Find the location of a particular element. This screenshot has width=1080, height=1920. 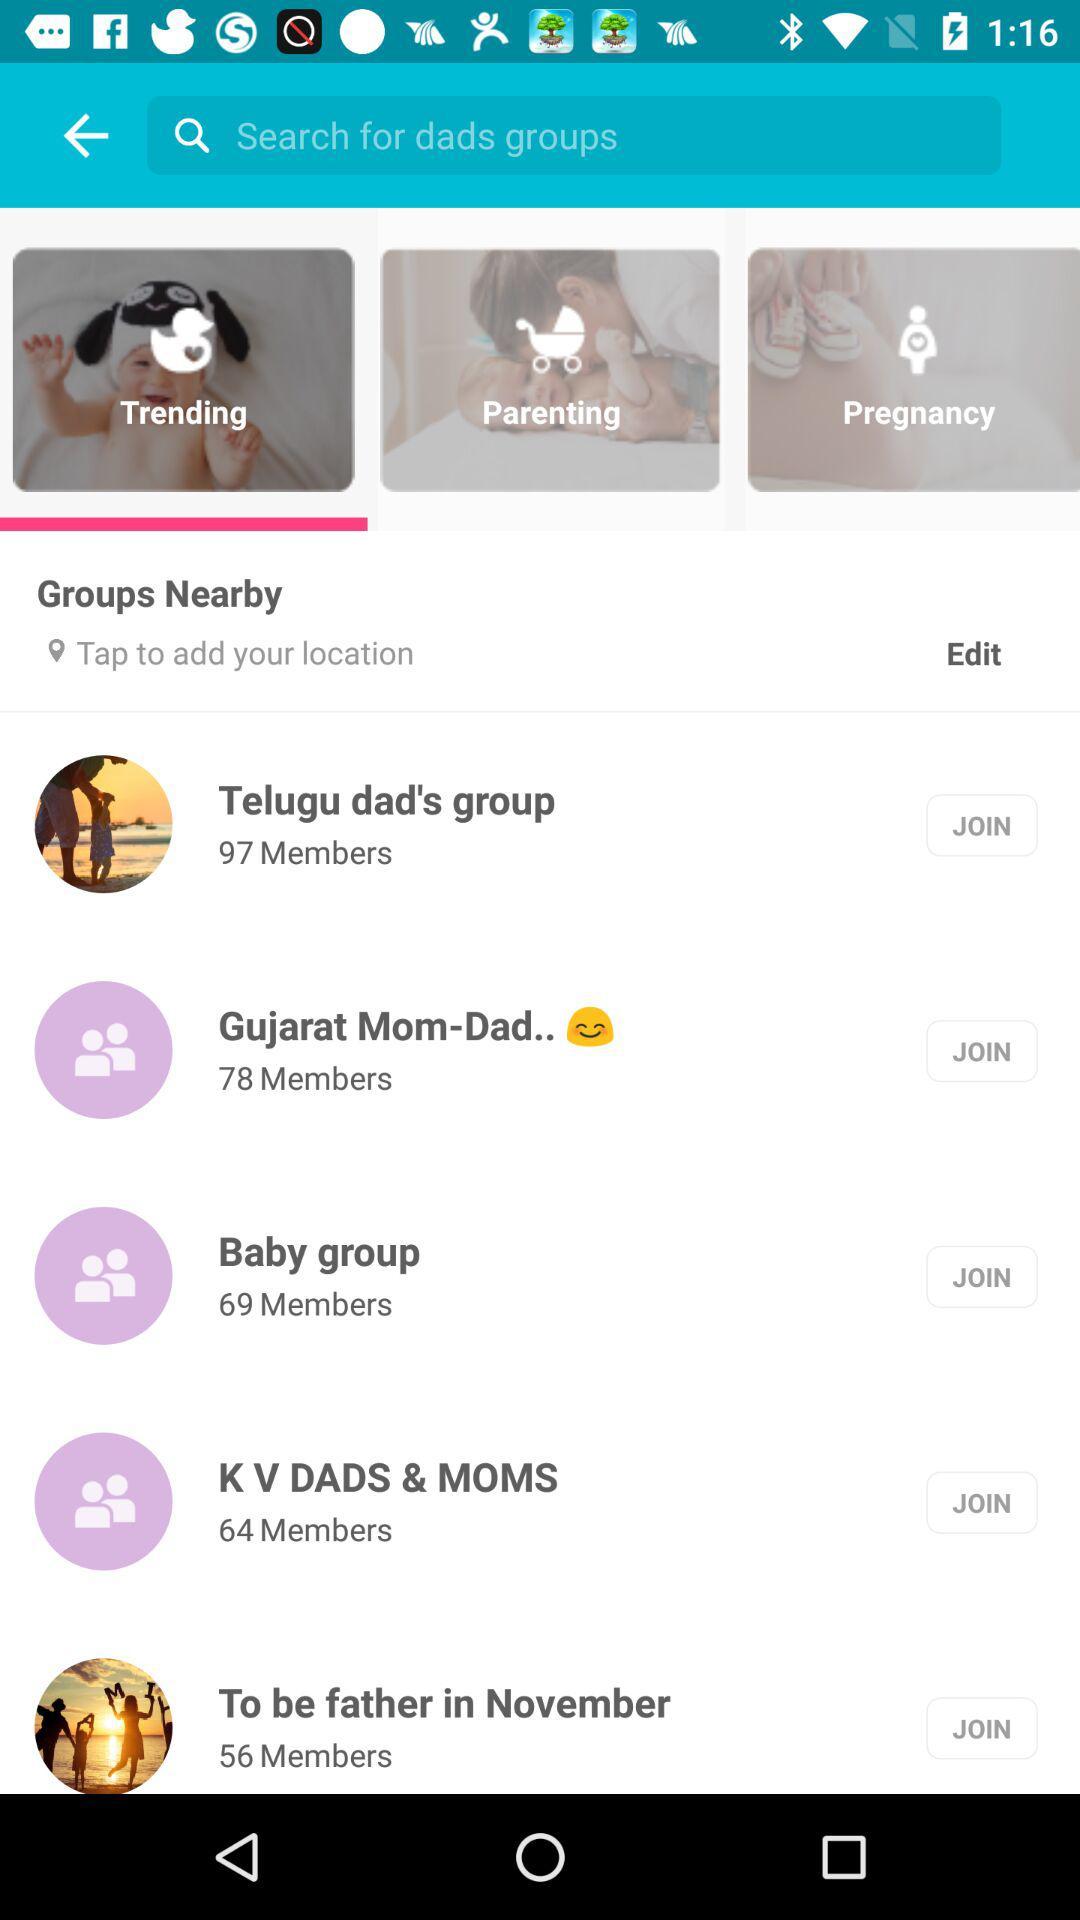

the 69 is located at coordinates (235, 1303).